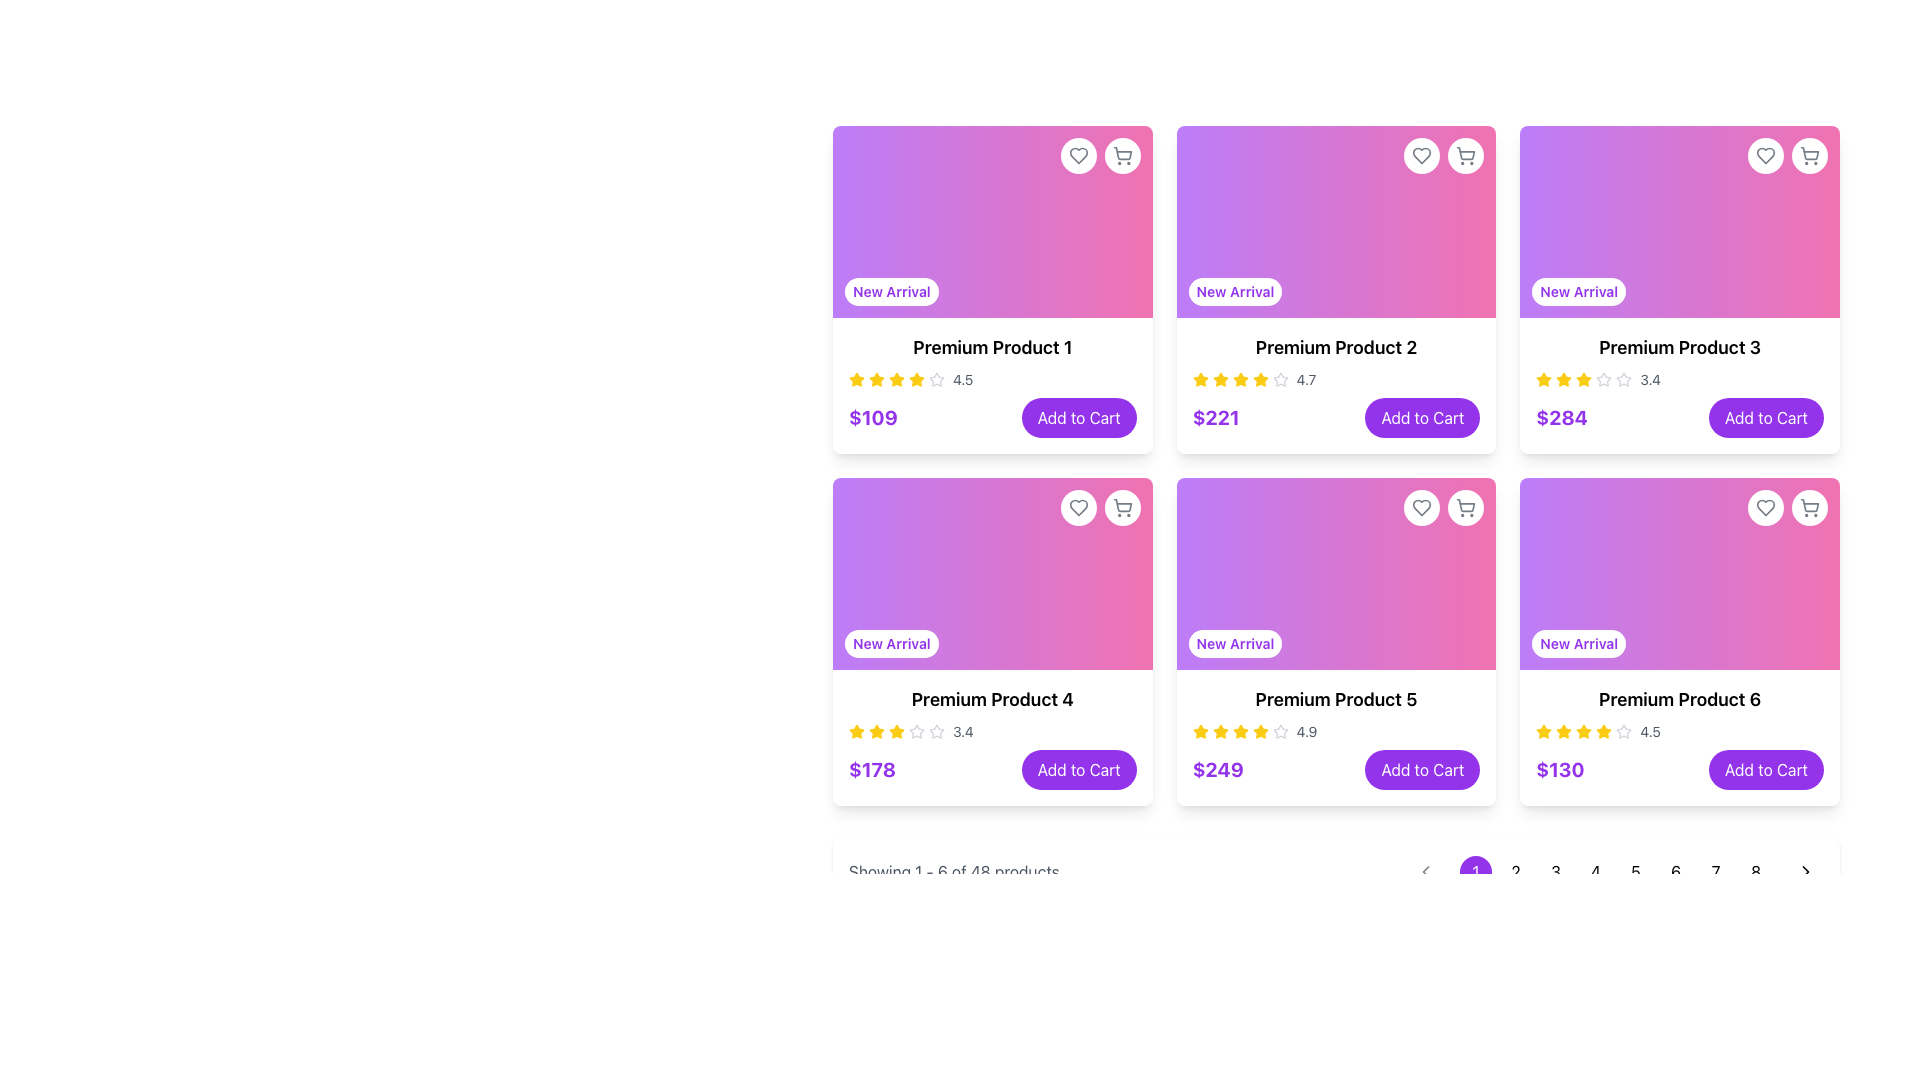 This screenshot has width=1920, height=1080. I want to click on the button located in the bottom-right corner of the card for 'Premium Product 4', so click(1078, 769).